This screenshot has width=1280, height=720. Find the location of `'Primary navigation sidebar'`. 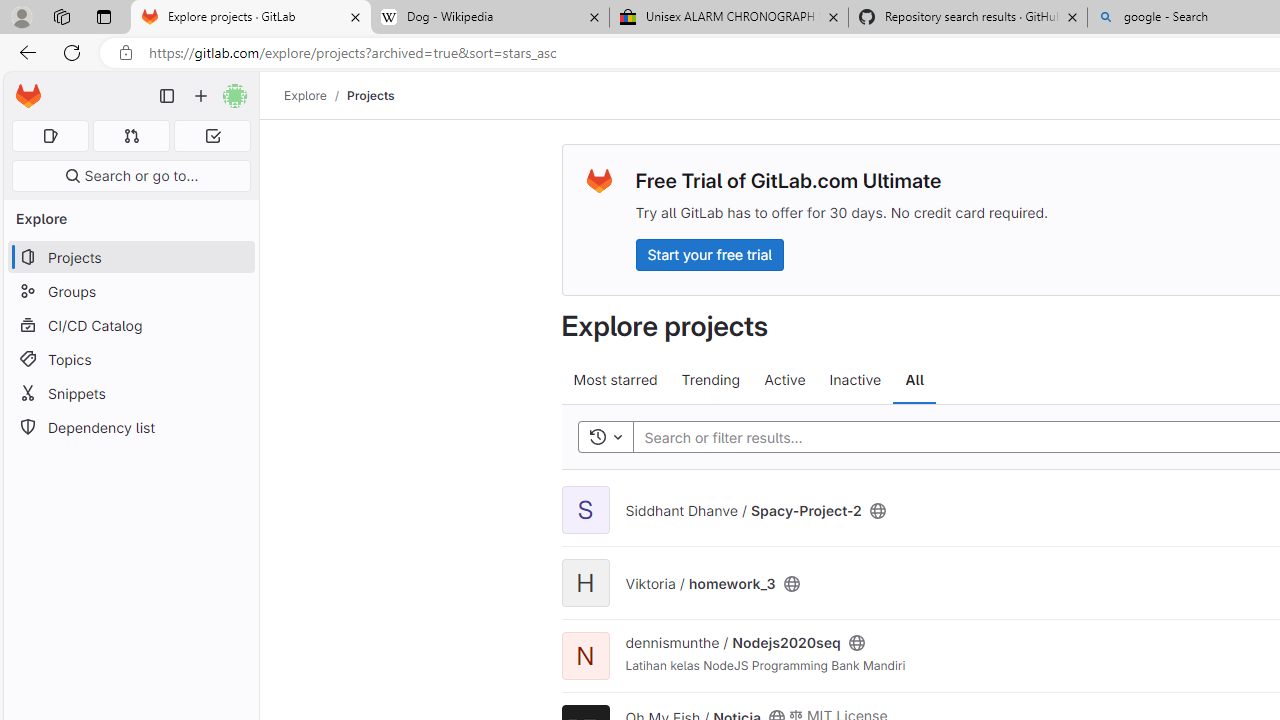

'Primary navigation sidebar' is located at coordinates (167, 96).